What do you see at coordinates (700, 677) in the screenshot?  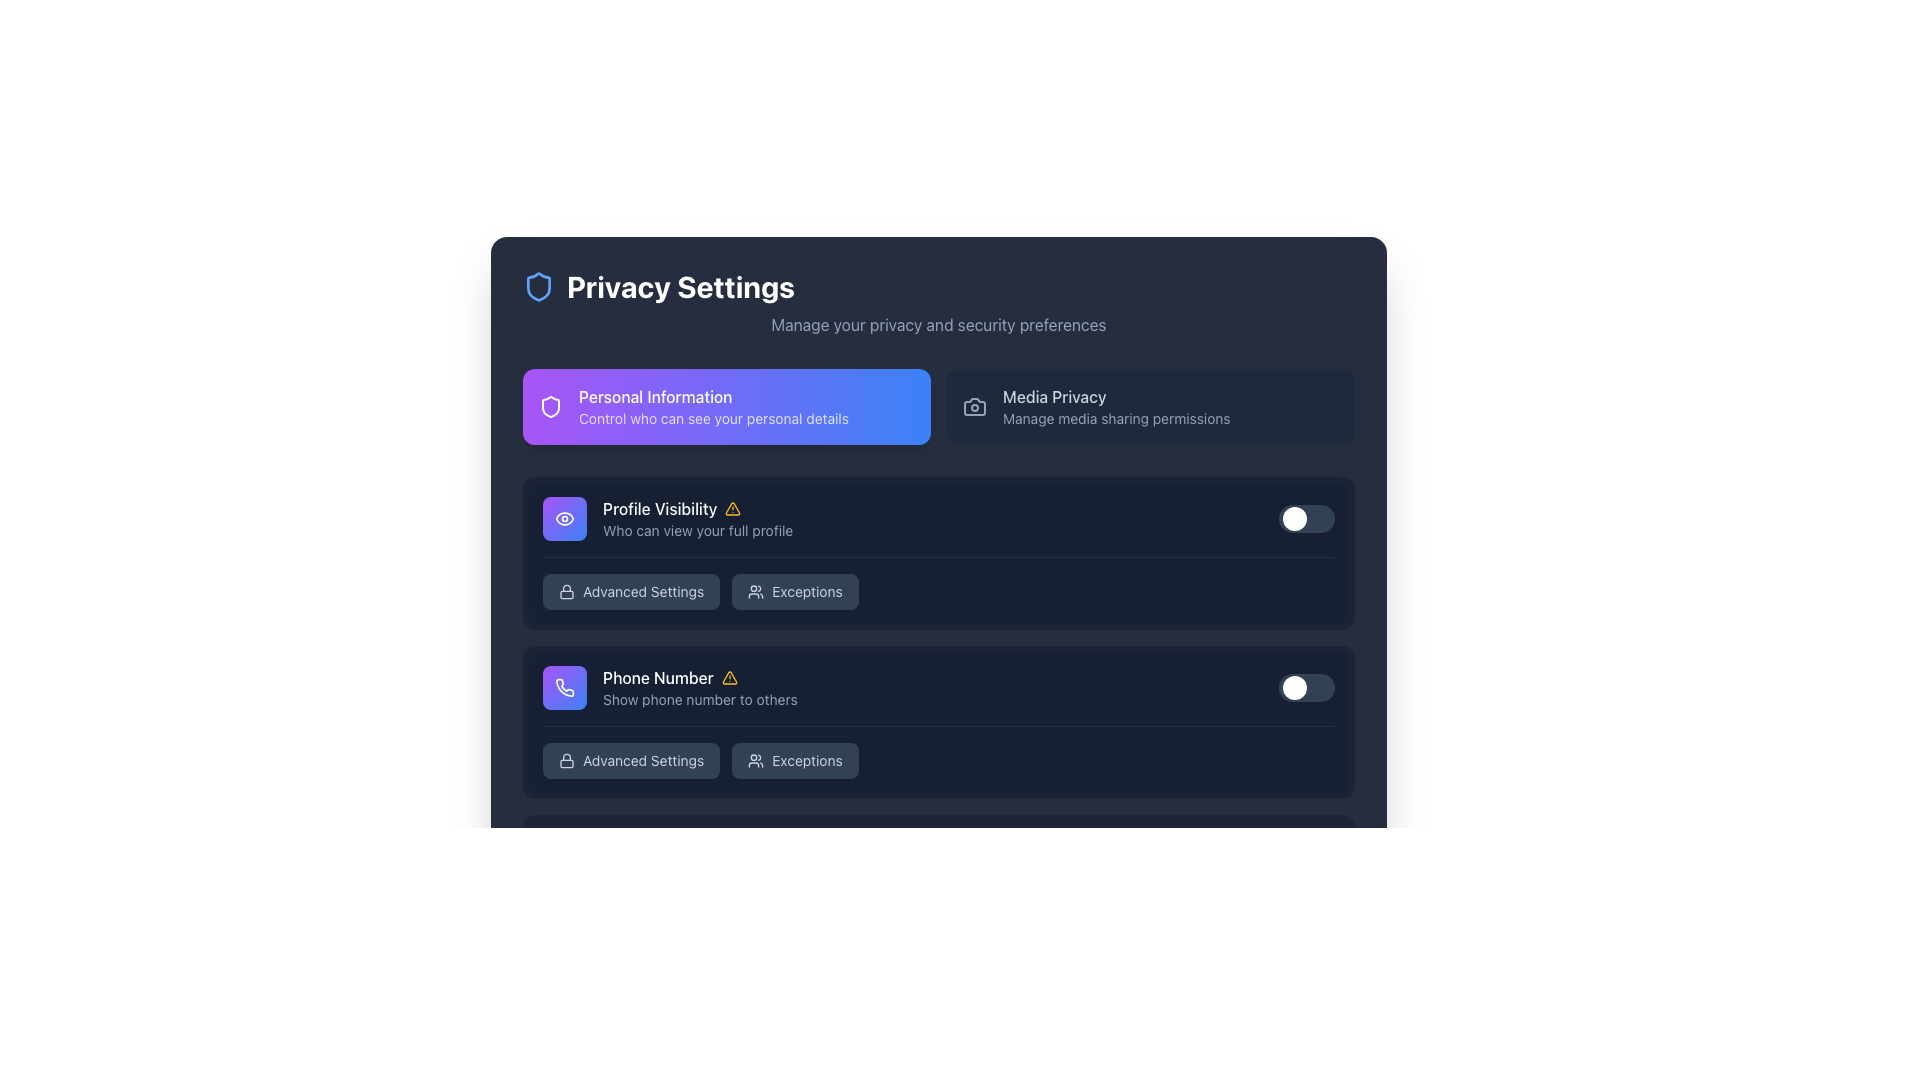 I see `the 'Phone Number' text label in white font, which is aligned with a warning icon and part of the Privacy Settings section` at bounding box center [700, 677].